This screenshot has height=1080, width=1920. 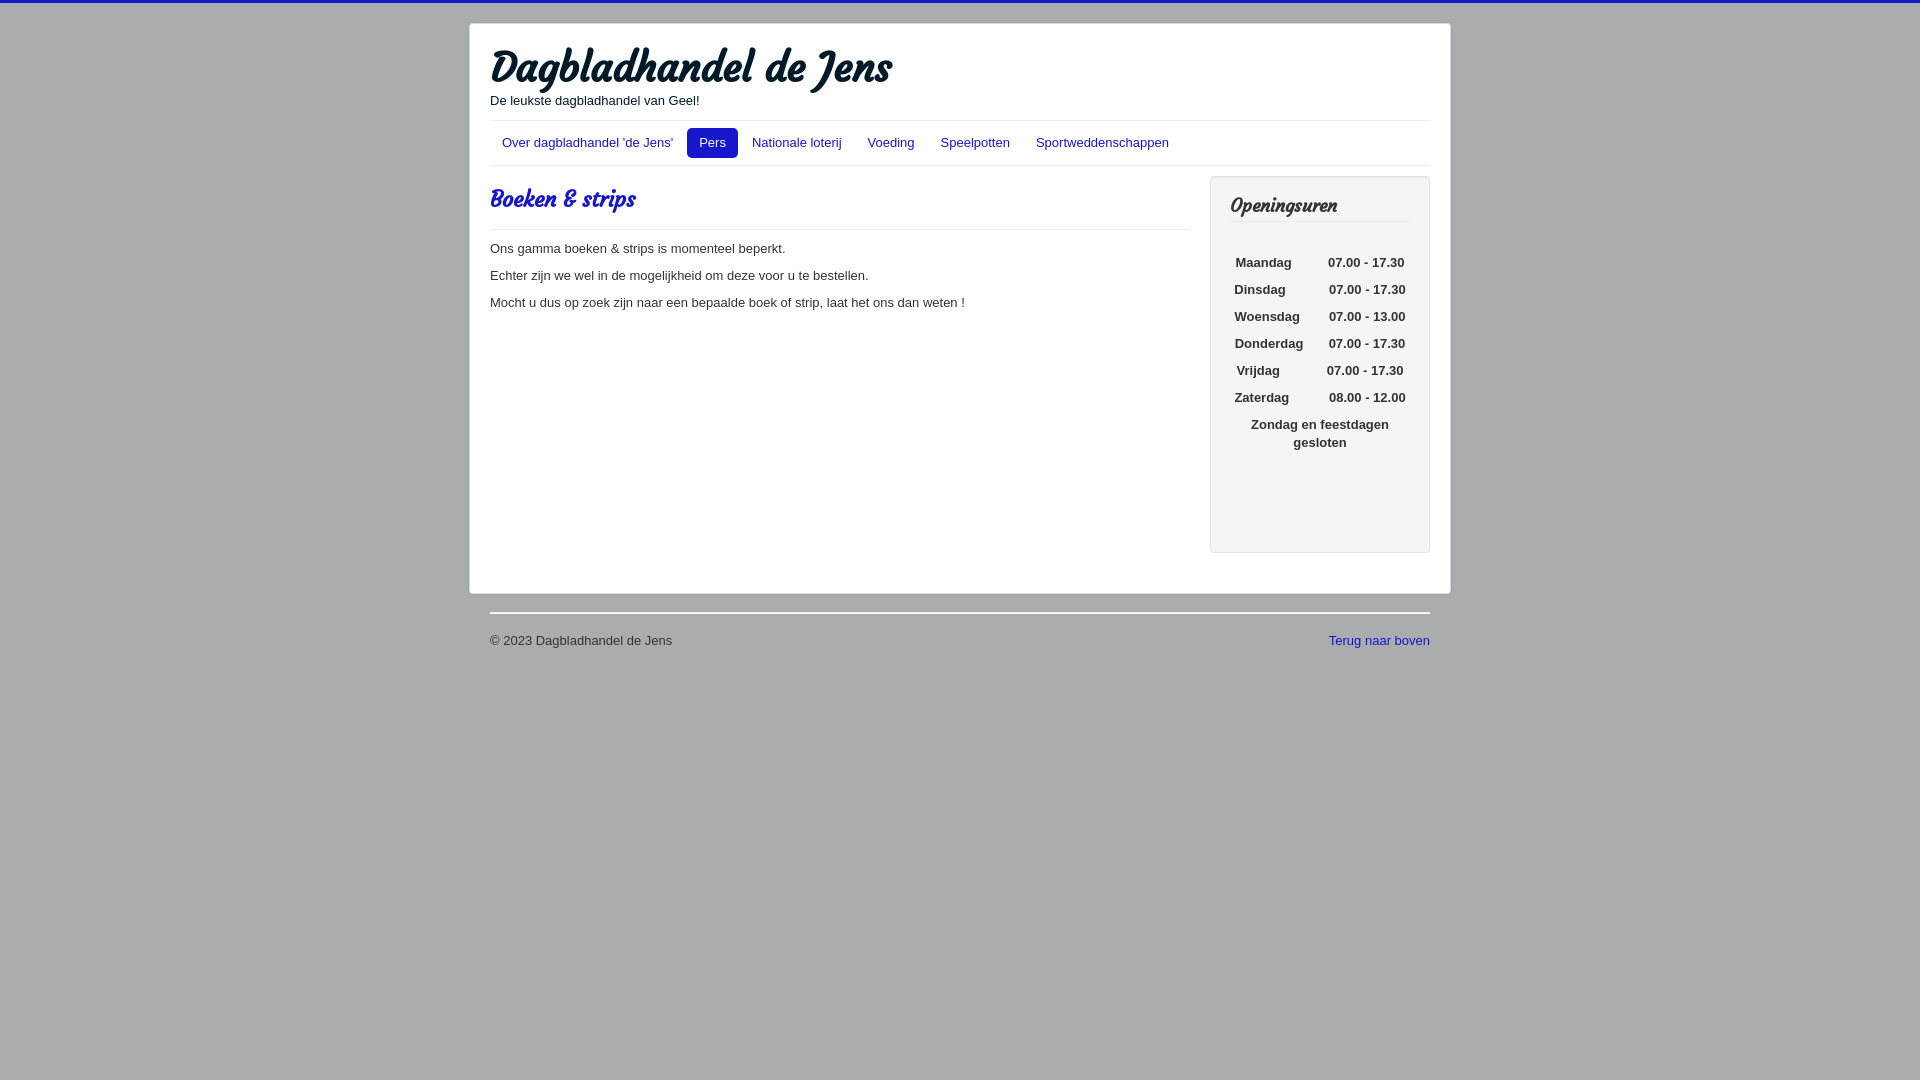 What do you see at coordinates (586, 141) in the screenshot?
I see `'Over dagbladhandel 'de Jens''` at bounding box center [586, 141].